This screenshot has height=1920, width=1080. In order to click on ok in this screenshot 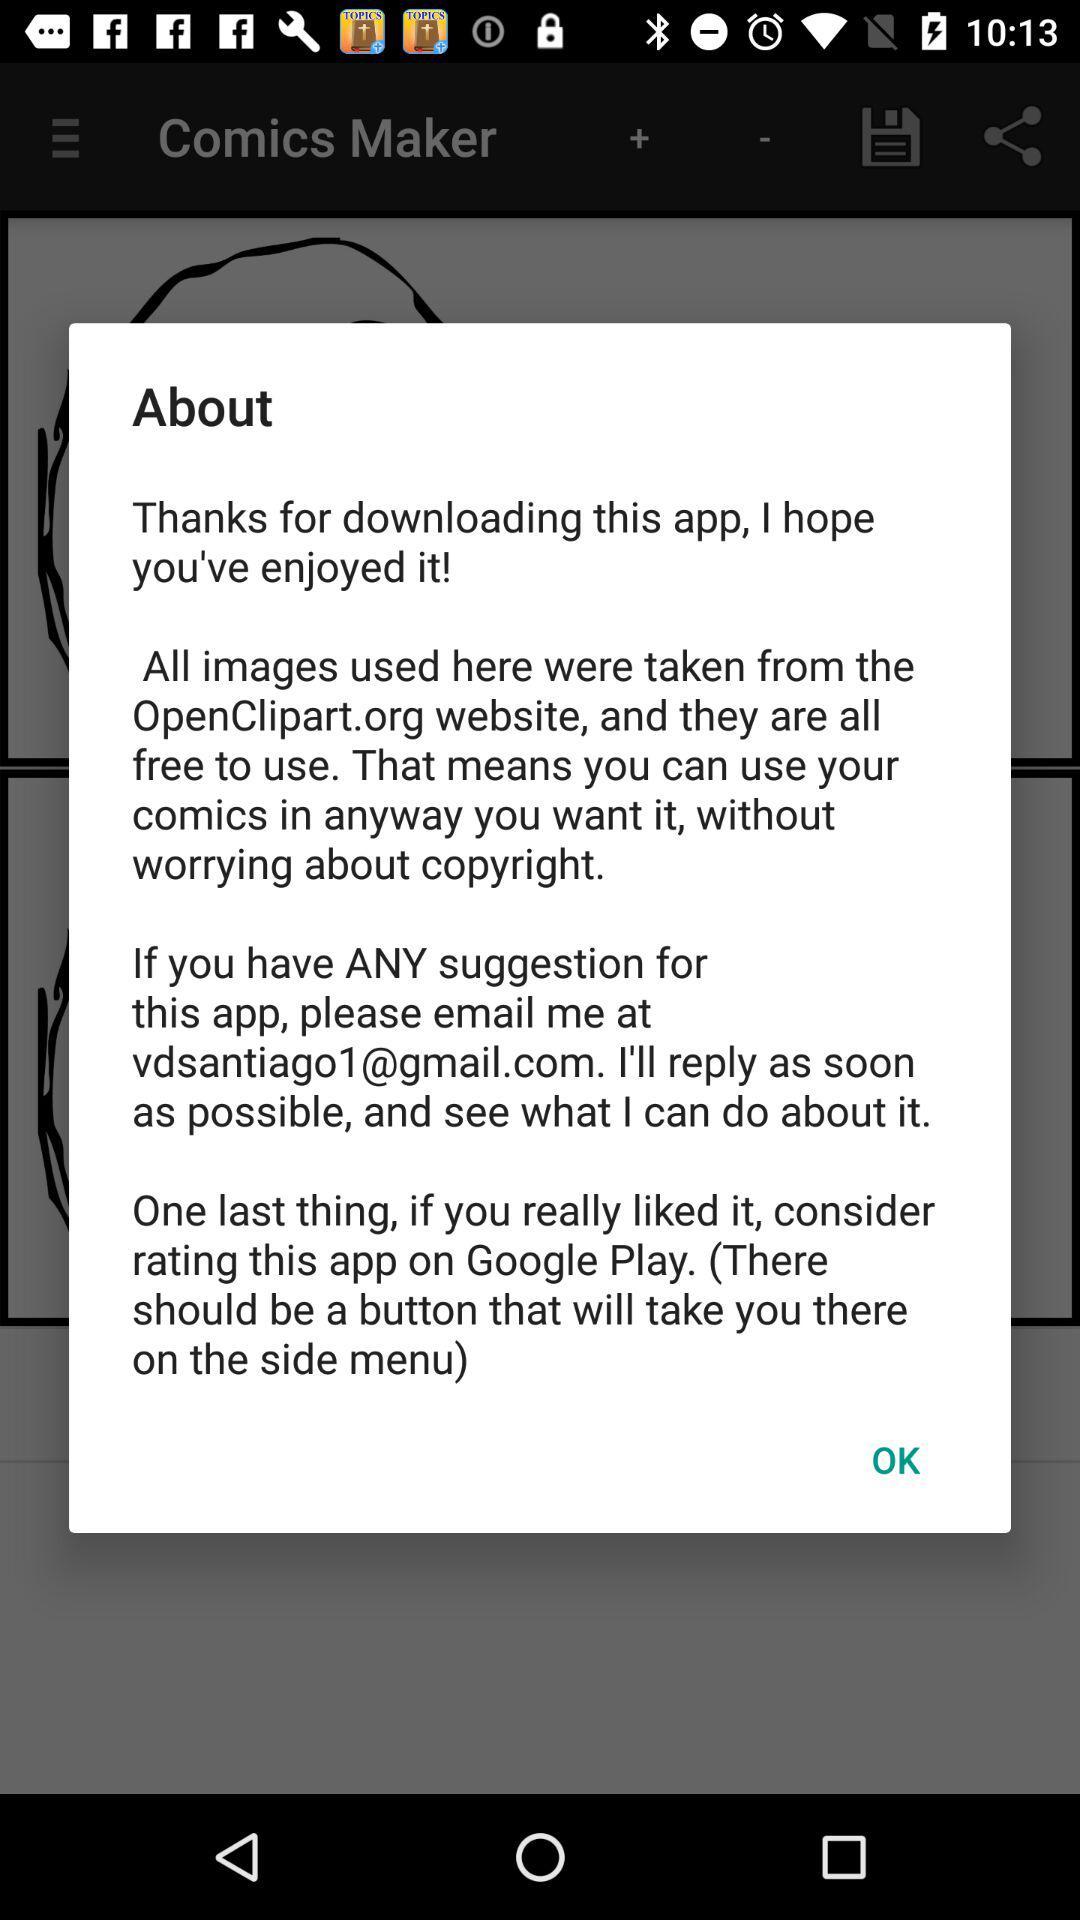, I will do `click(894, 1459)`.